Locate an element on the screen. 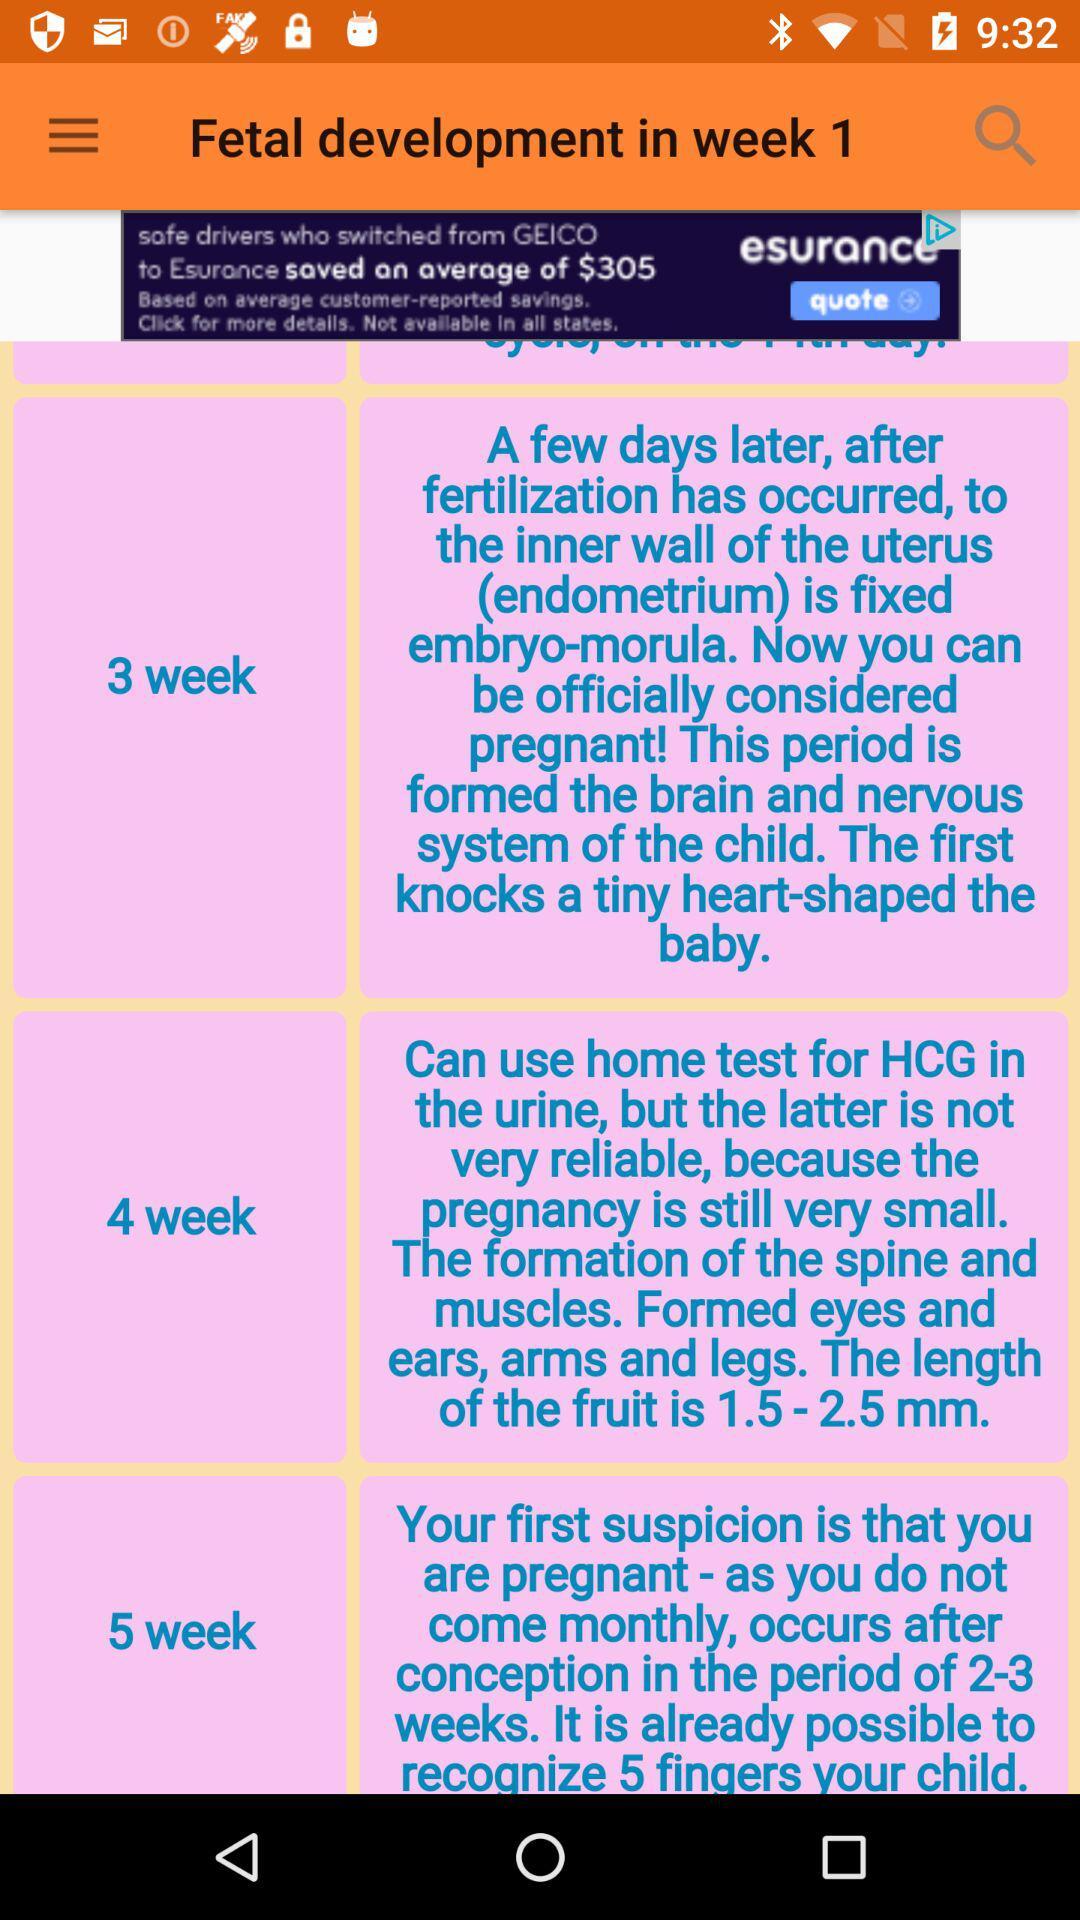  advertising is located at coordinates (540, 274).